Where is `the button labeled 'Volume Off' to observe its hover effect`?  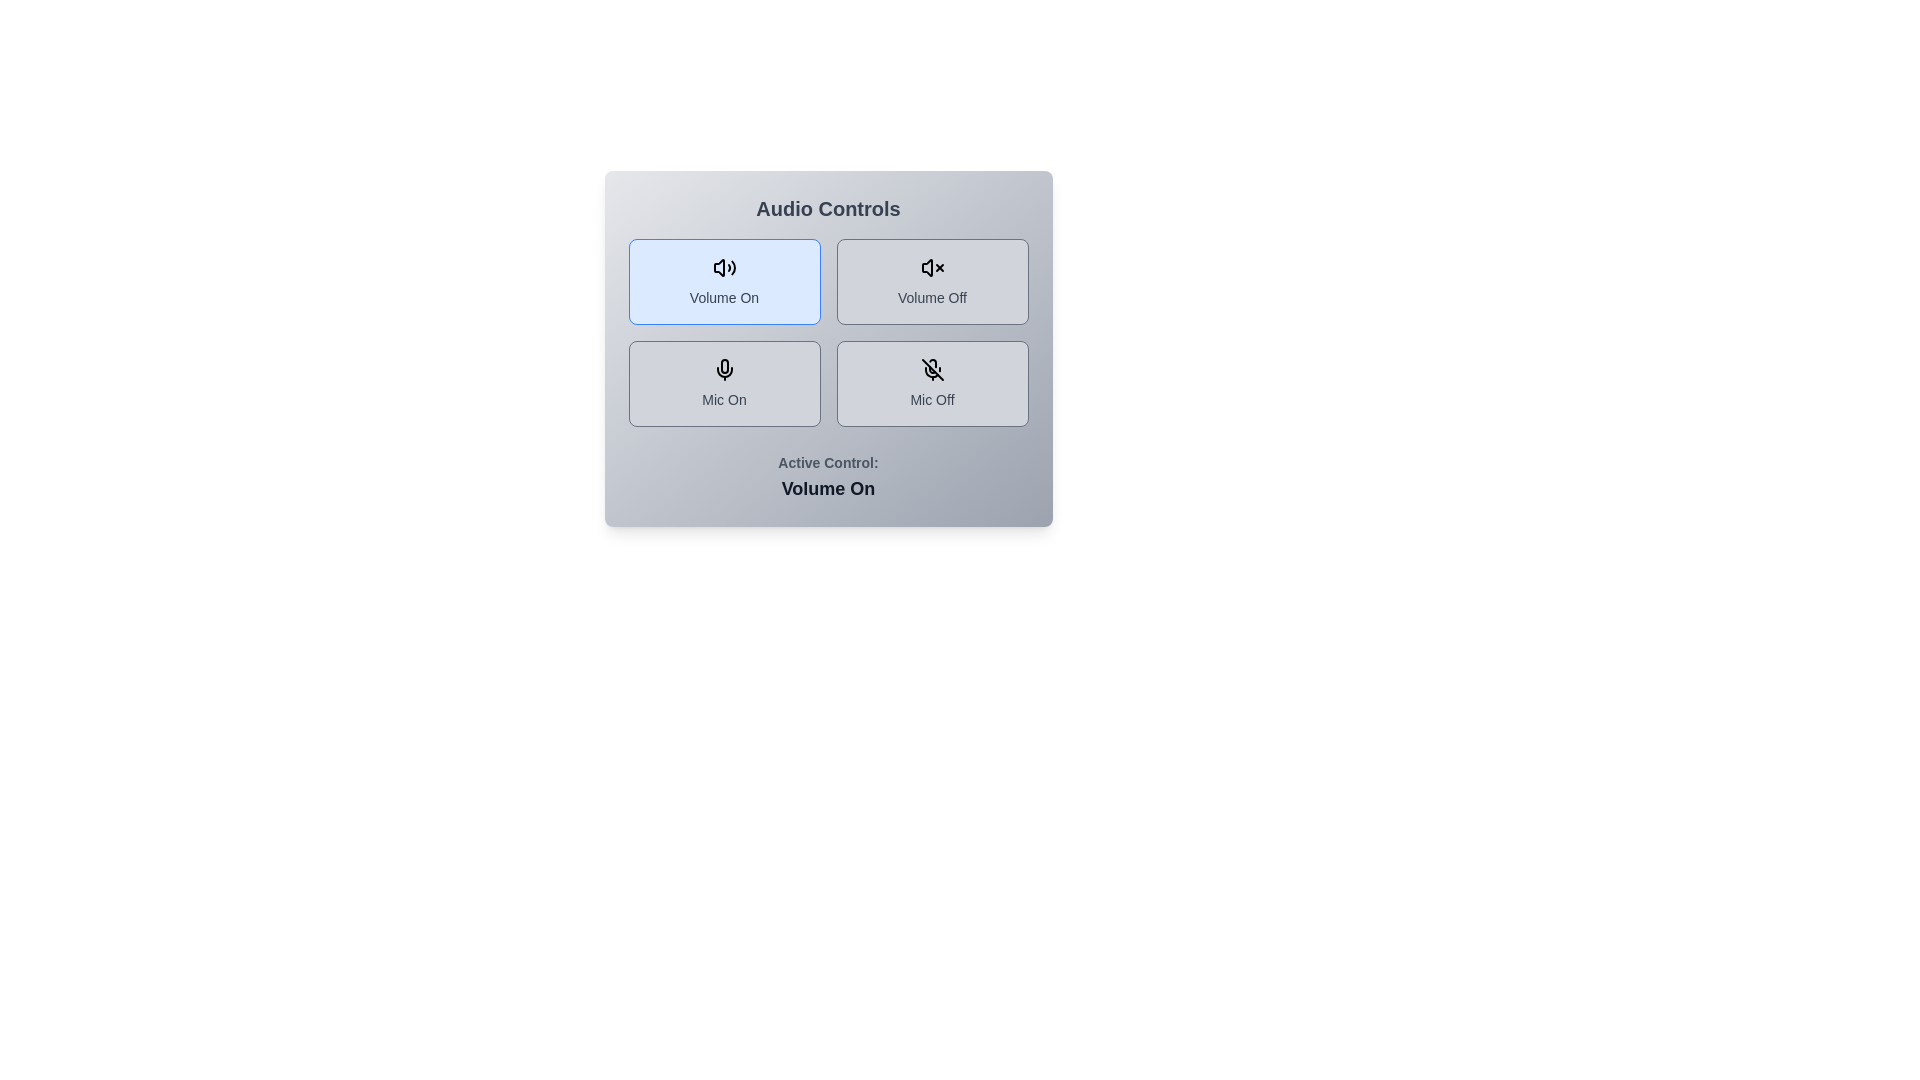
the button labeled 'Volume Off' to observe its hover effect is located at coordinates (931, 281).